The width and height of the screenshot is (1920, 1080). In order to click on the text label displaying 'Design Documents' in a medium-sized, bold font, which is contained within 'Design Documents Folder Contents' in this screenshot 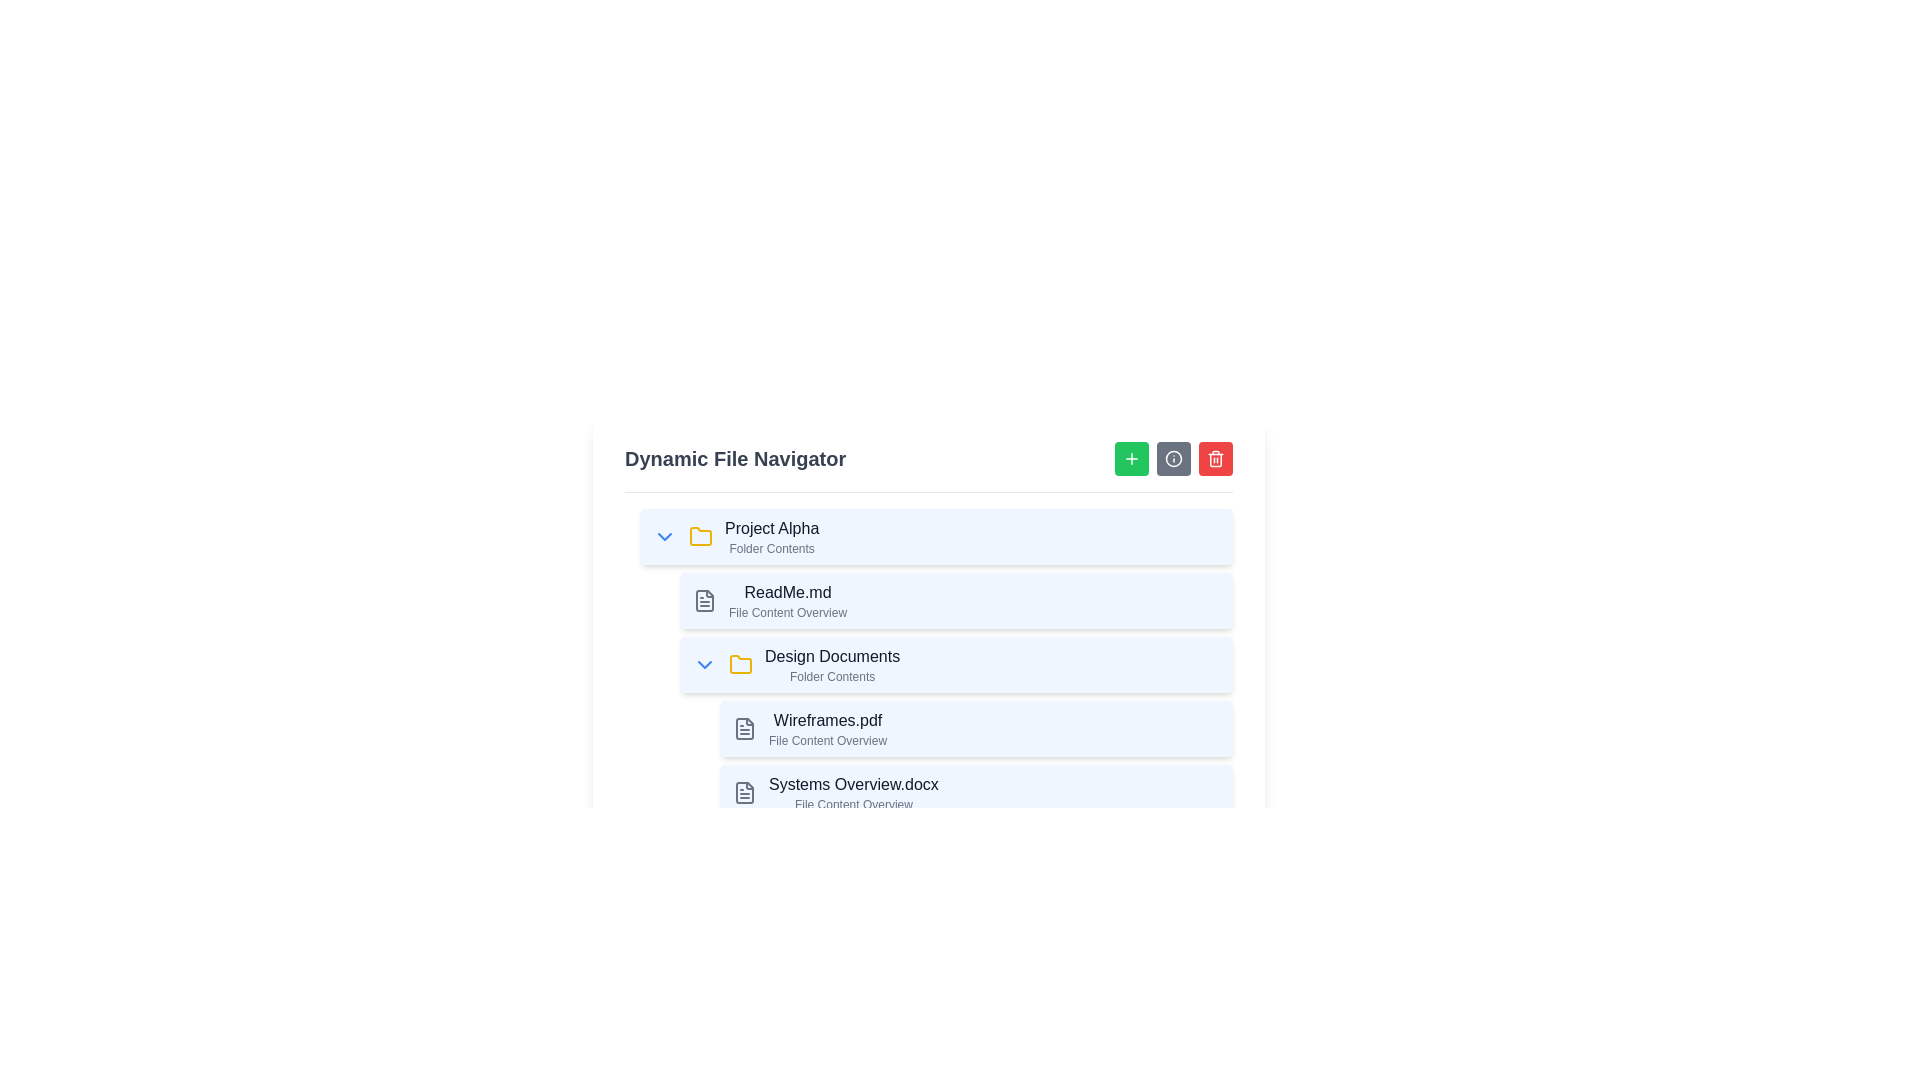, I will do `click(832, 656)`.